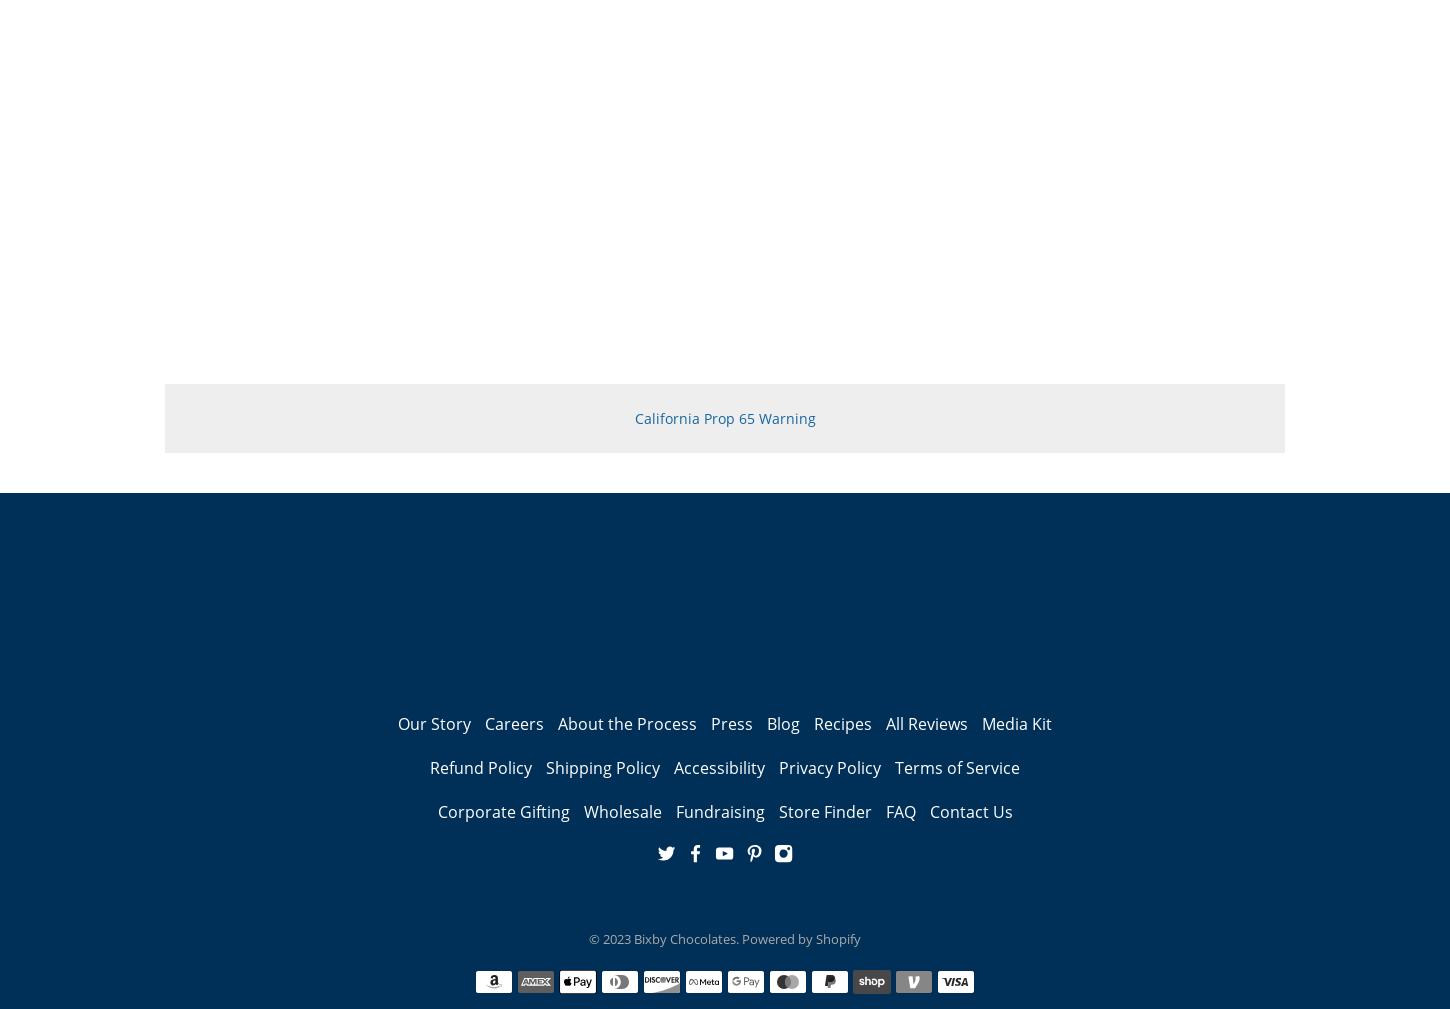 The height and width of the screenshot is (1009, 1450). I want to click on 'Contact Us', so click(970, 812).